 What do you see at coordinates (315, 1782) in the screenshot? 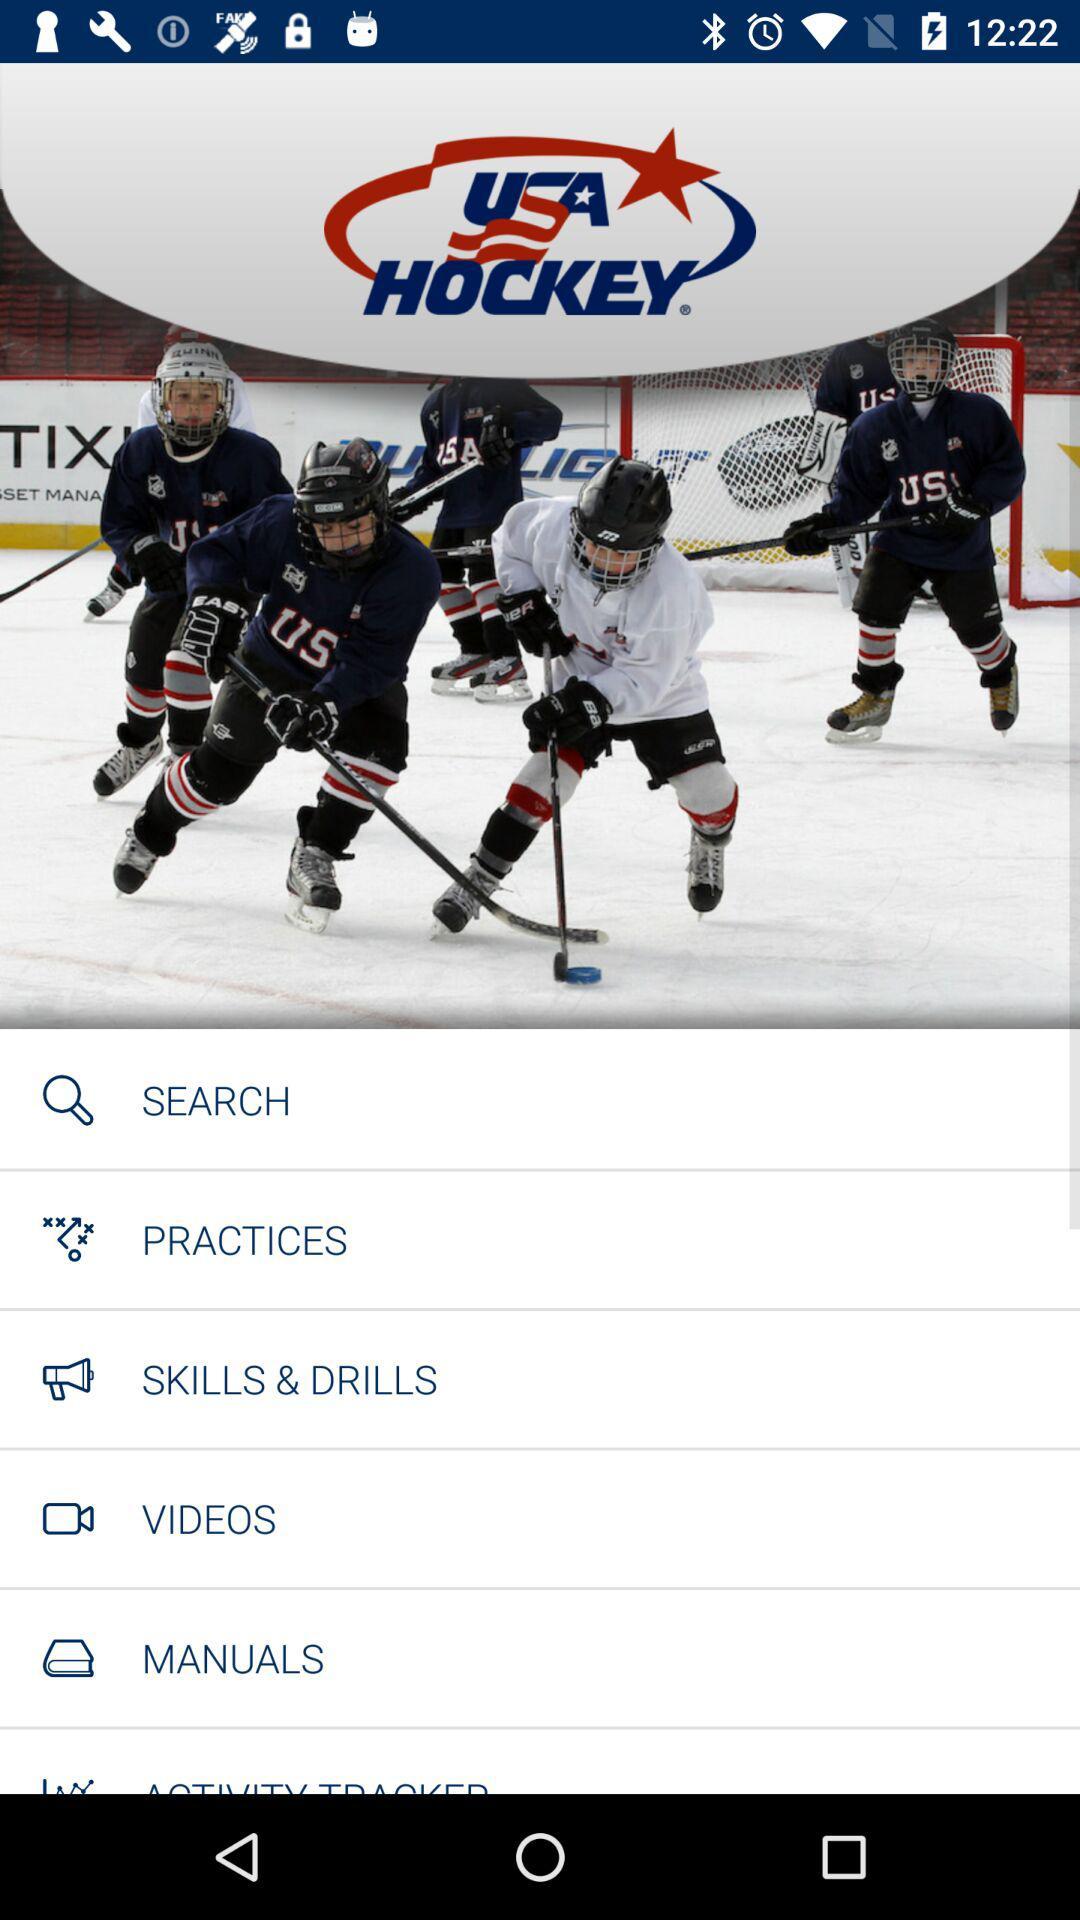
I see `item below manuals item` at bounding box center [315, 1782].